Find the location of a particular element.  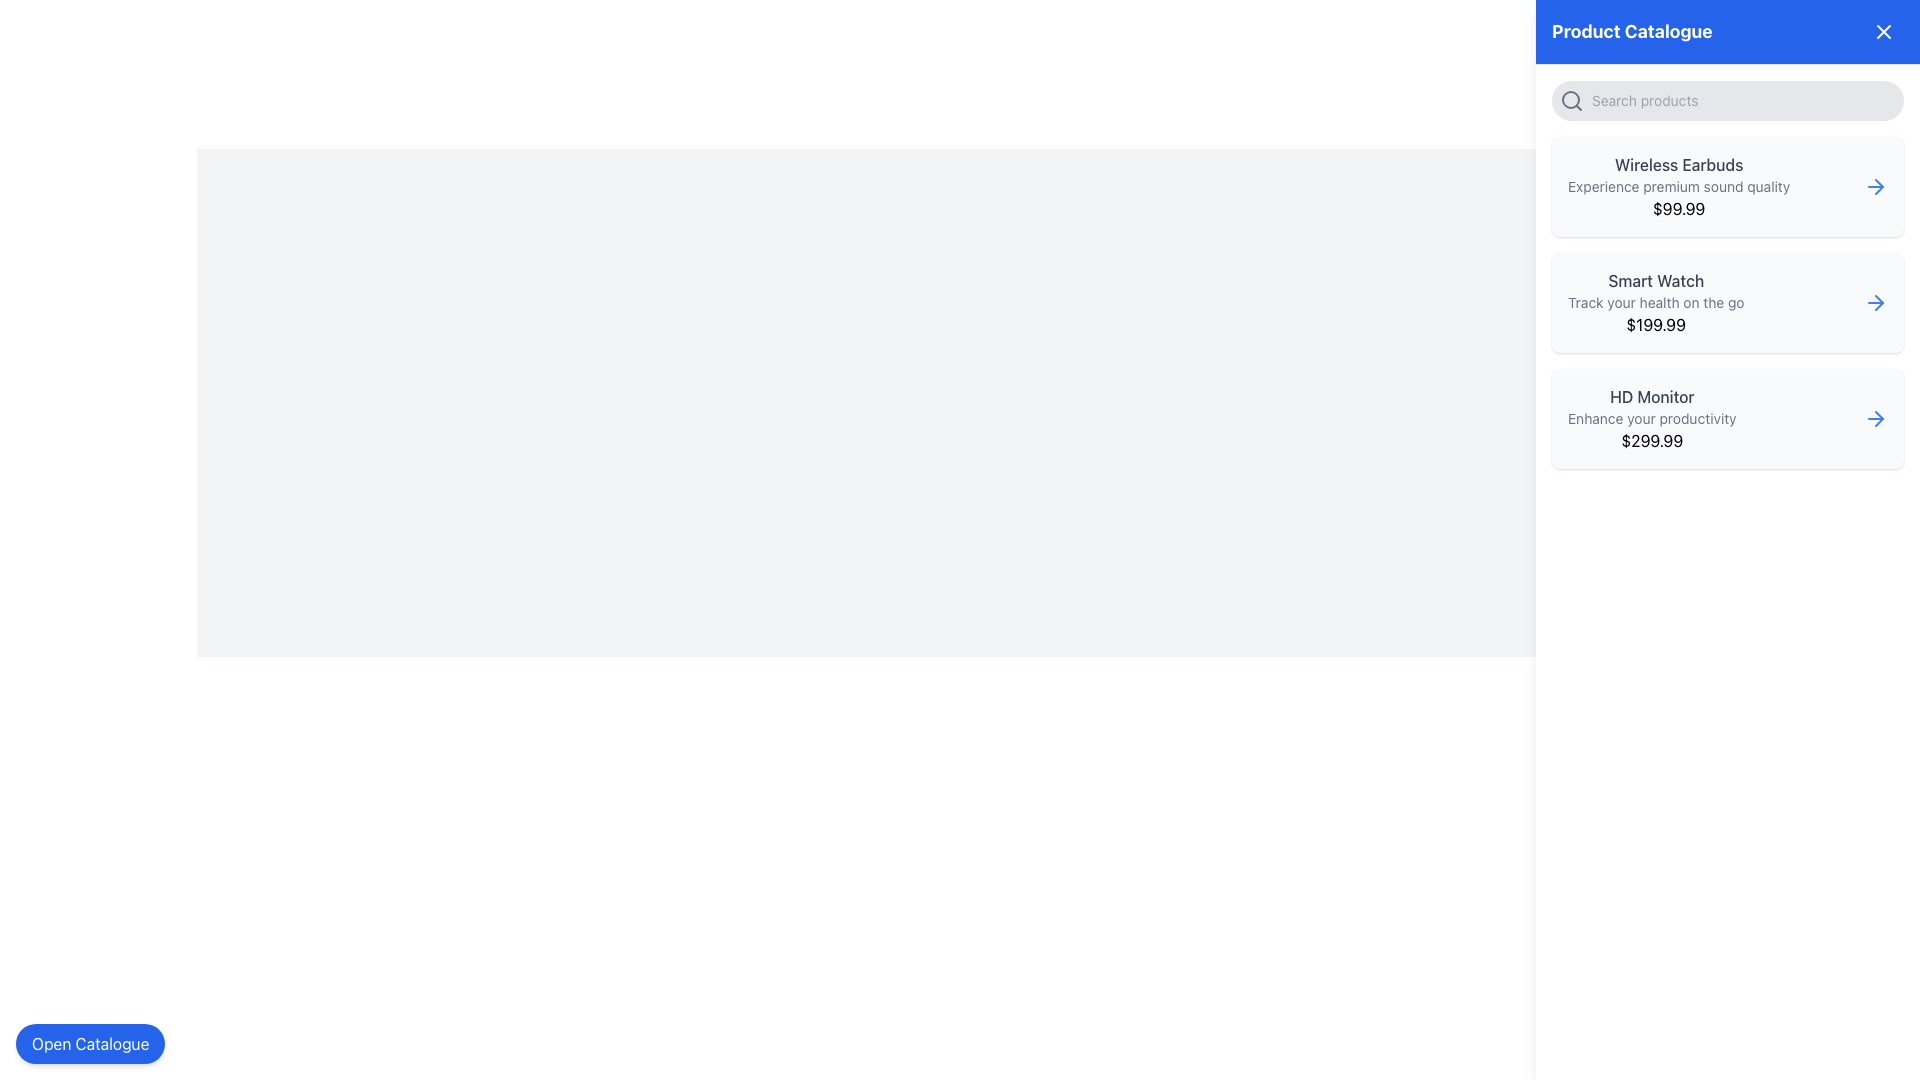

the navigation icon located to the far right of the 'Wireless Earbuds' list item in the 'Product Catalogue' section is located at coordinates (1878, 186).